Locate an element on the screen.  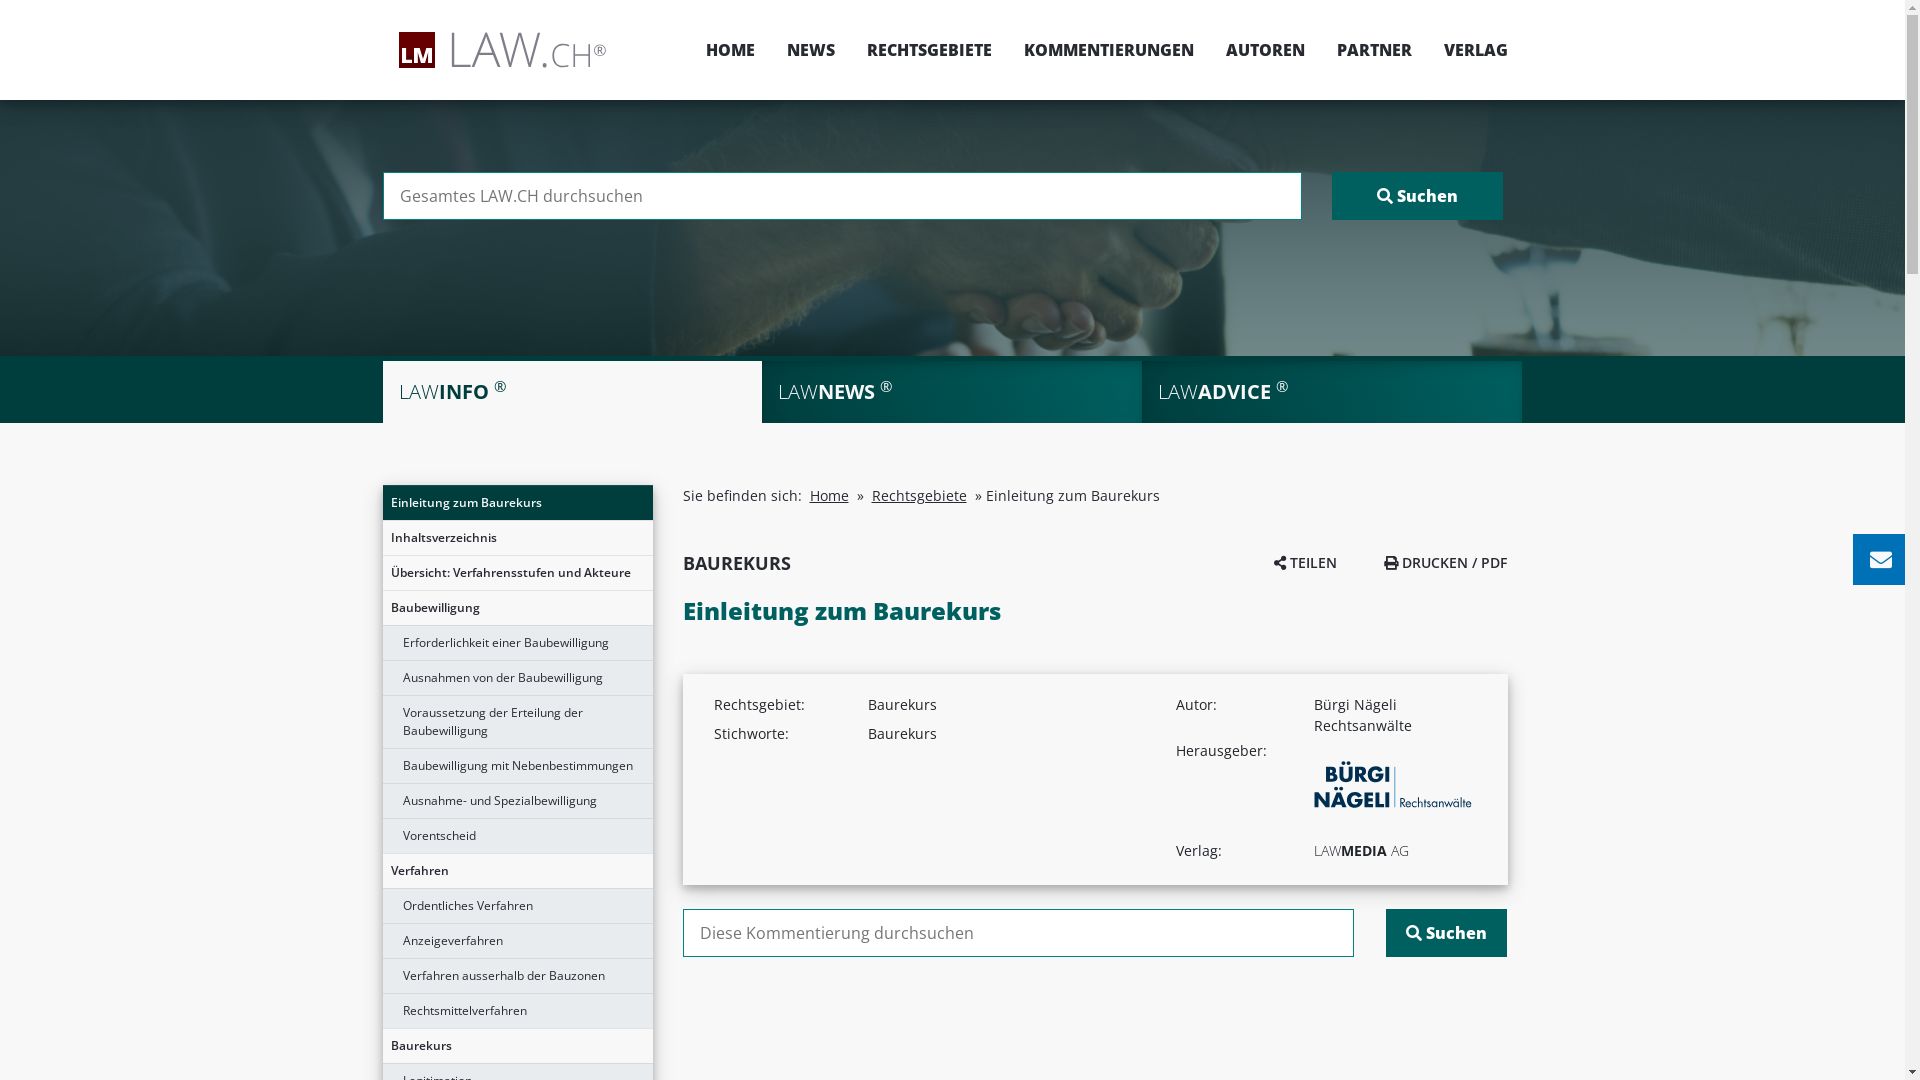
'Baurekurs' is located at coordinates (382, 1044).